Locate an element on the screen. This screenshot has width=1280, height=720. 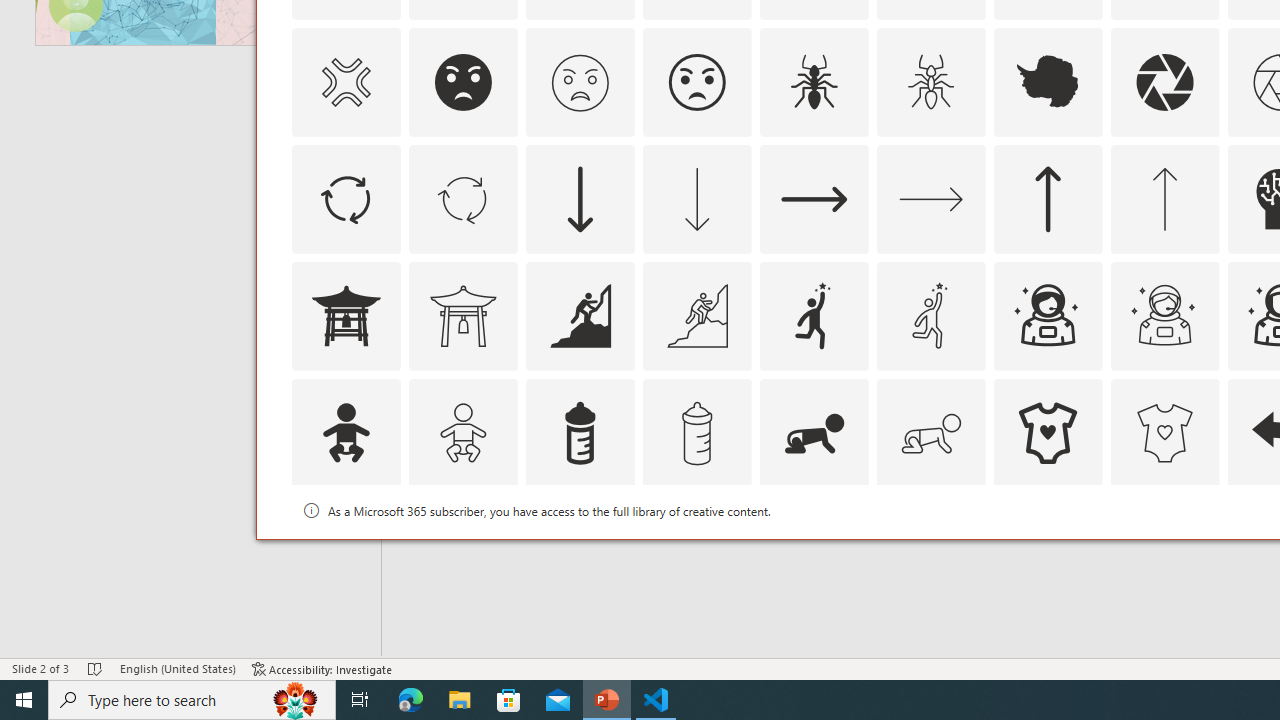
'AutomationID: Icons_BabyCrawling' is located at coordinates (814, 431).